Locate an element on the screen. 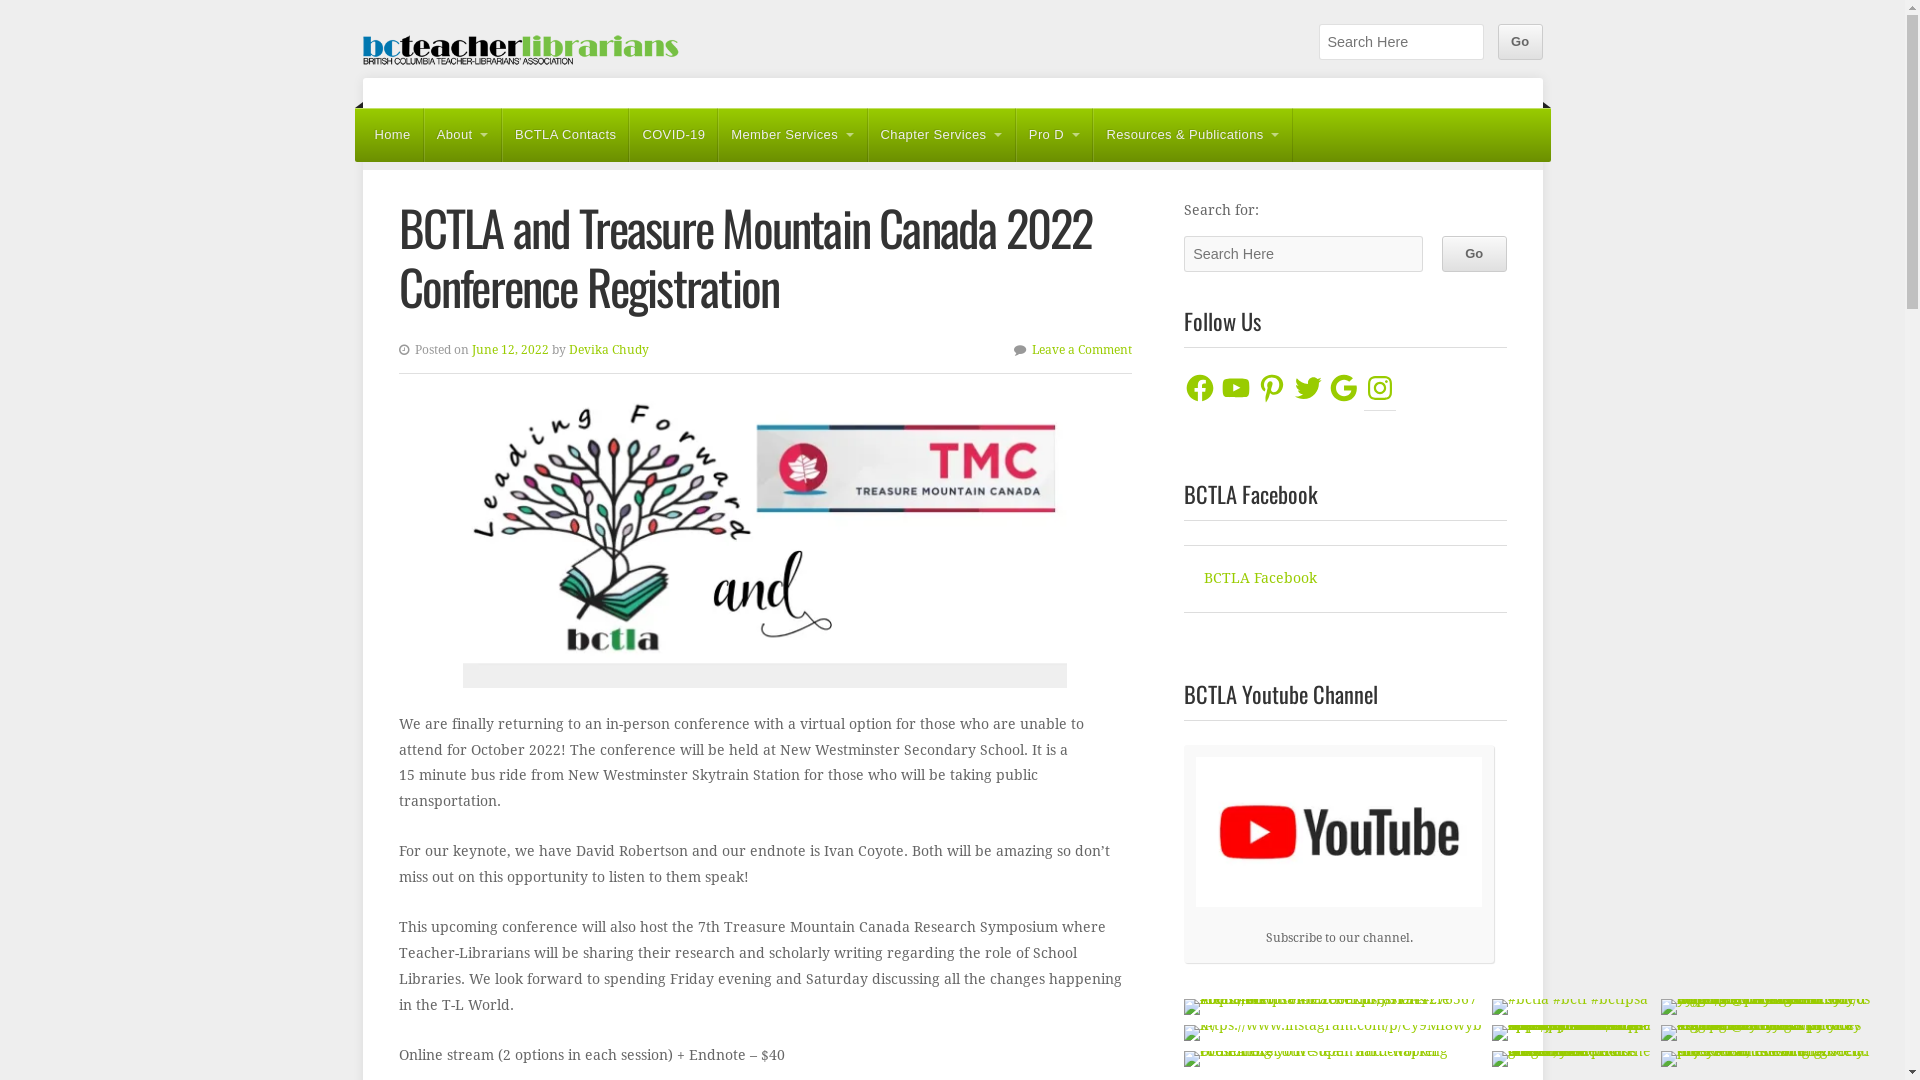  'Devika Chudy' is located at coordinates (607, 349).